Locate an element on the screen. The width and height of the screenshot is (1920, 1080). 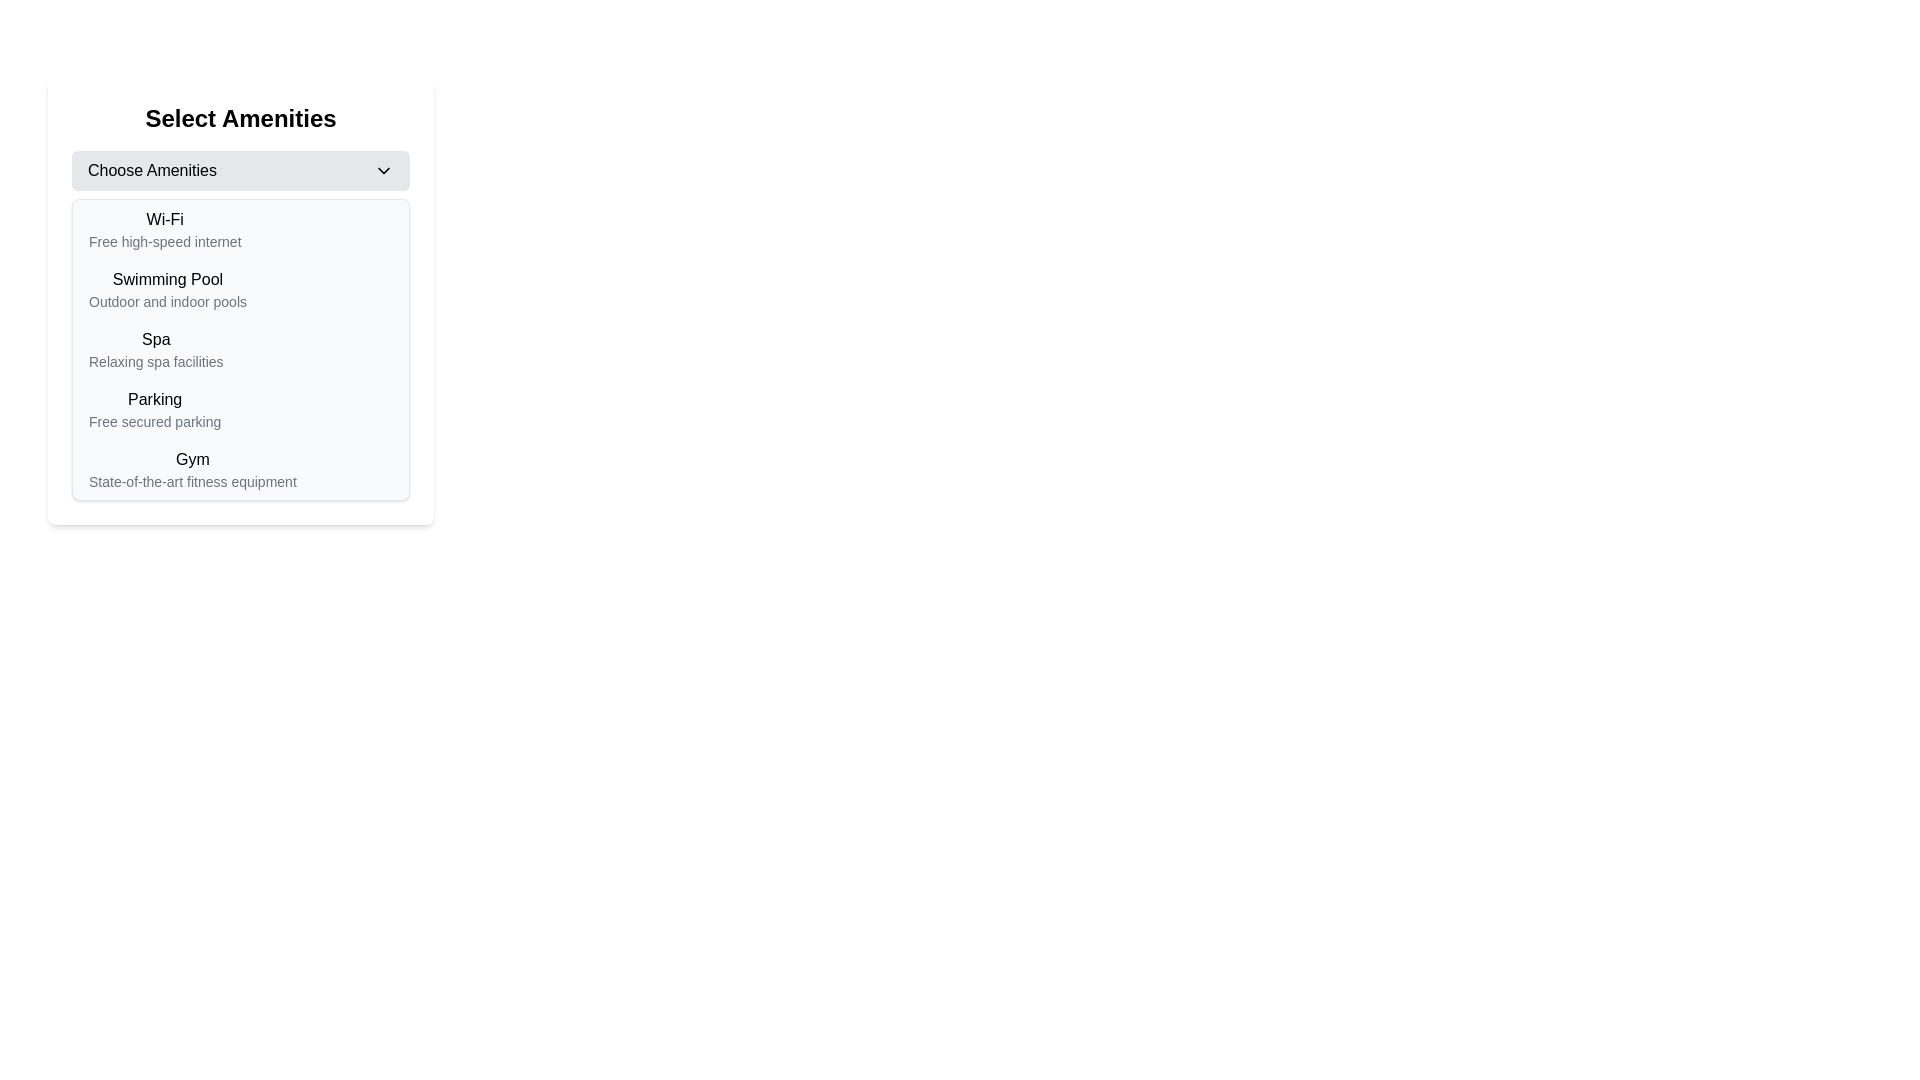
the text display block that provides information about parking amenities, which specifies that free secured parking is available is located at coordinates (154, 408).